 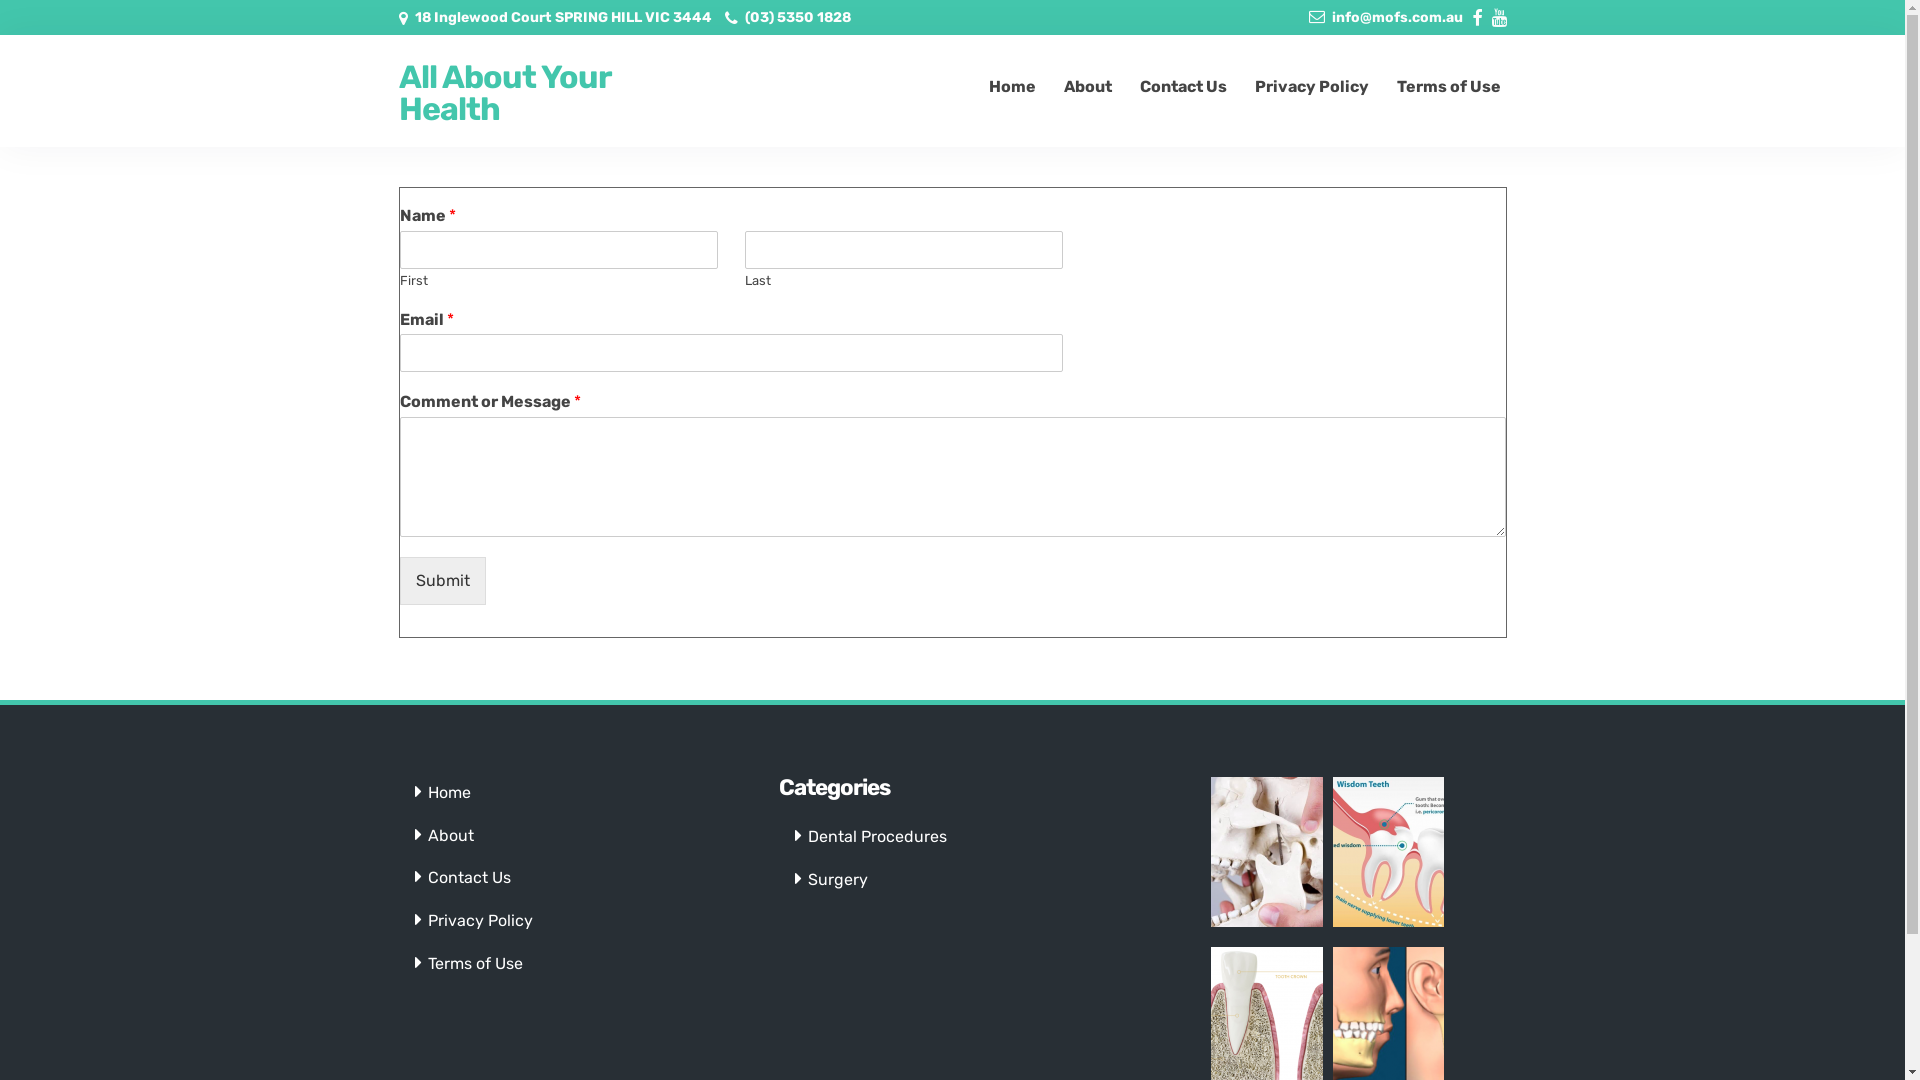 I want to click on 'Home', so click(x=426, y=791).